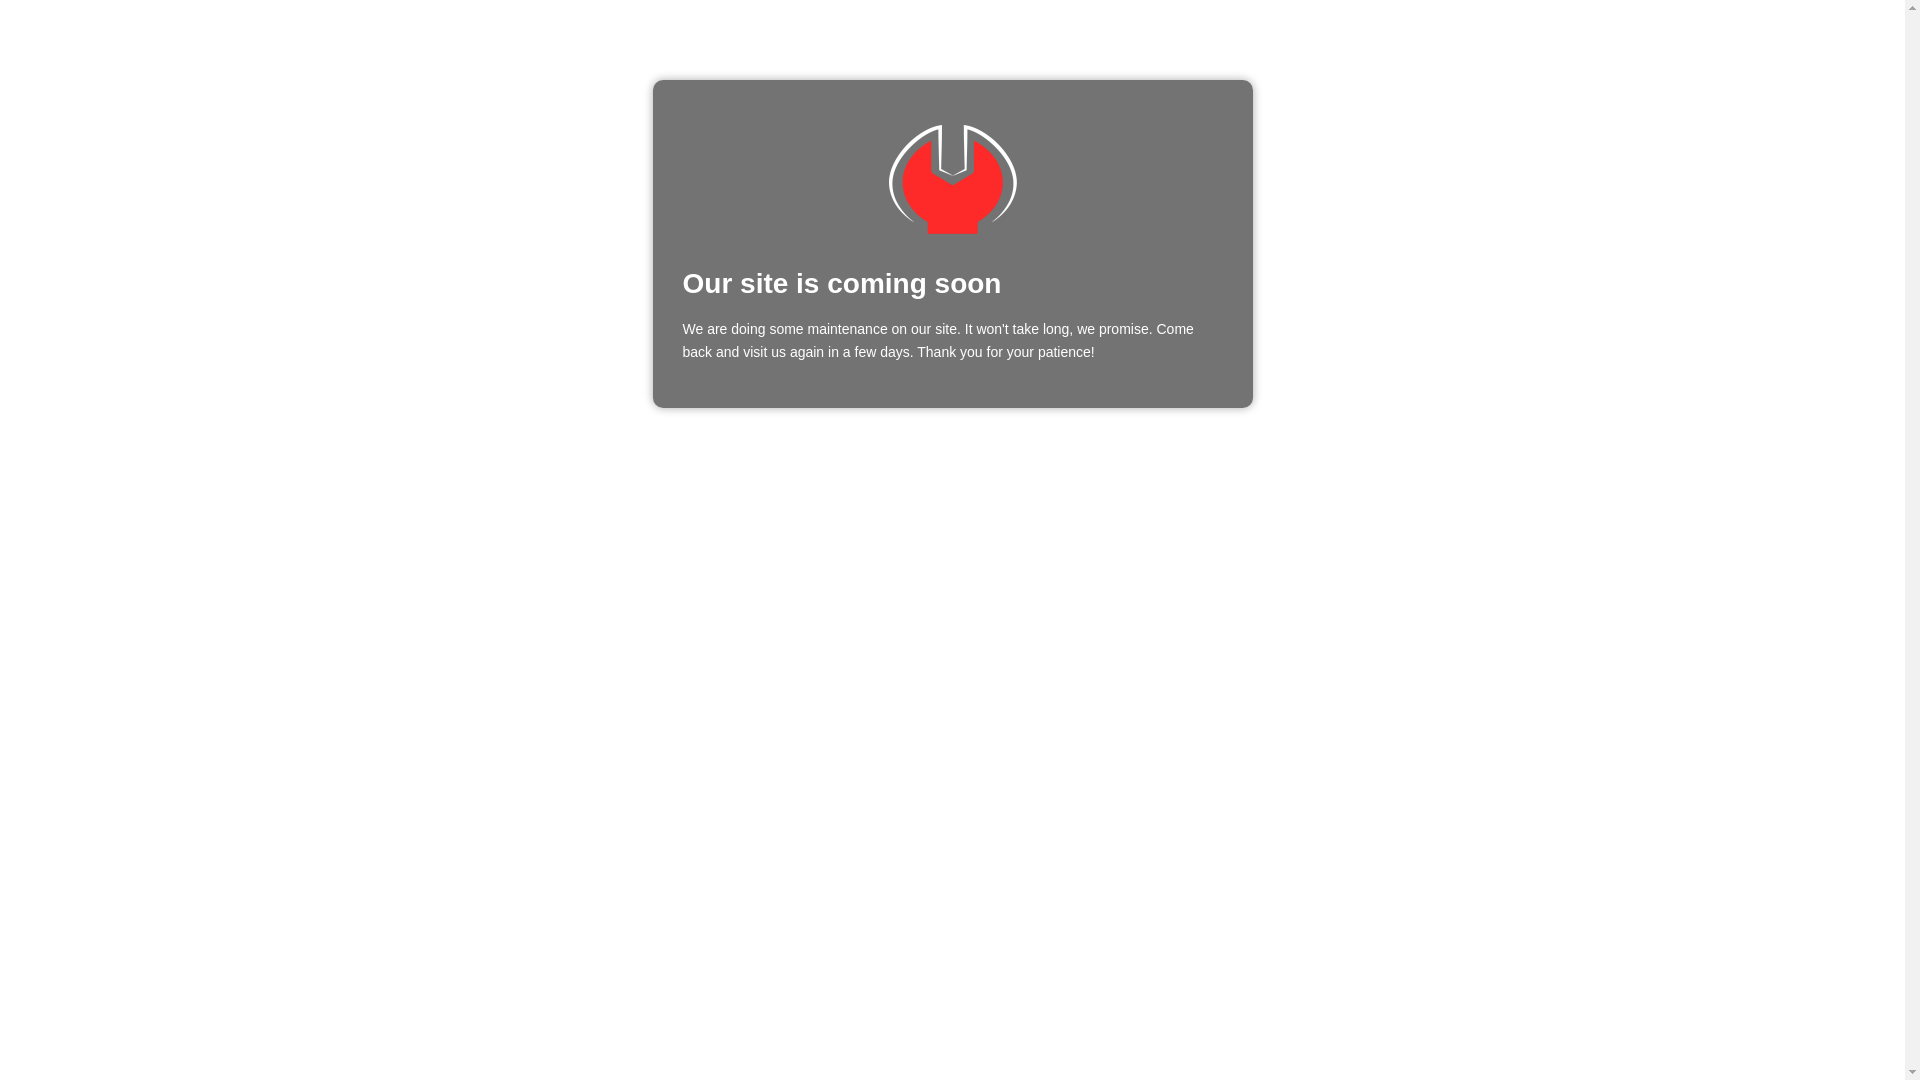  Describe the element at coordinates (950, 178) in the screenshot. I see `'cinematic'` at that location.